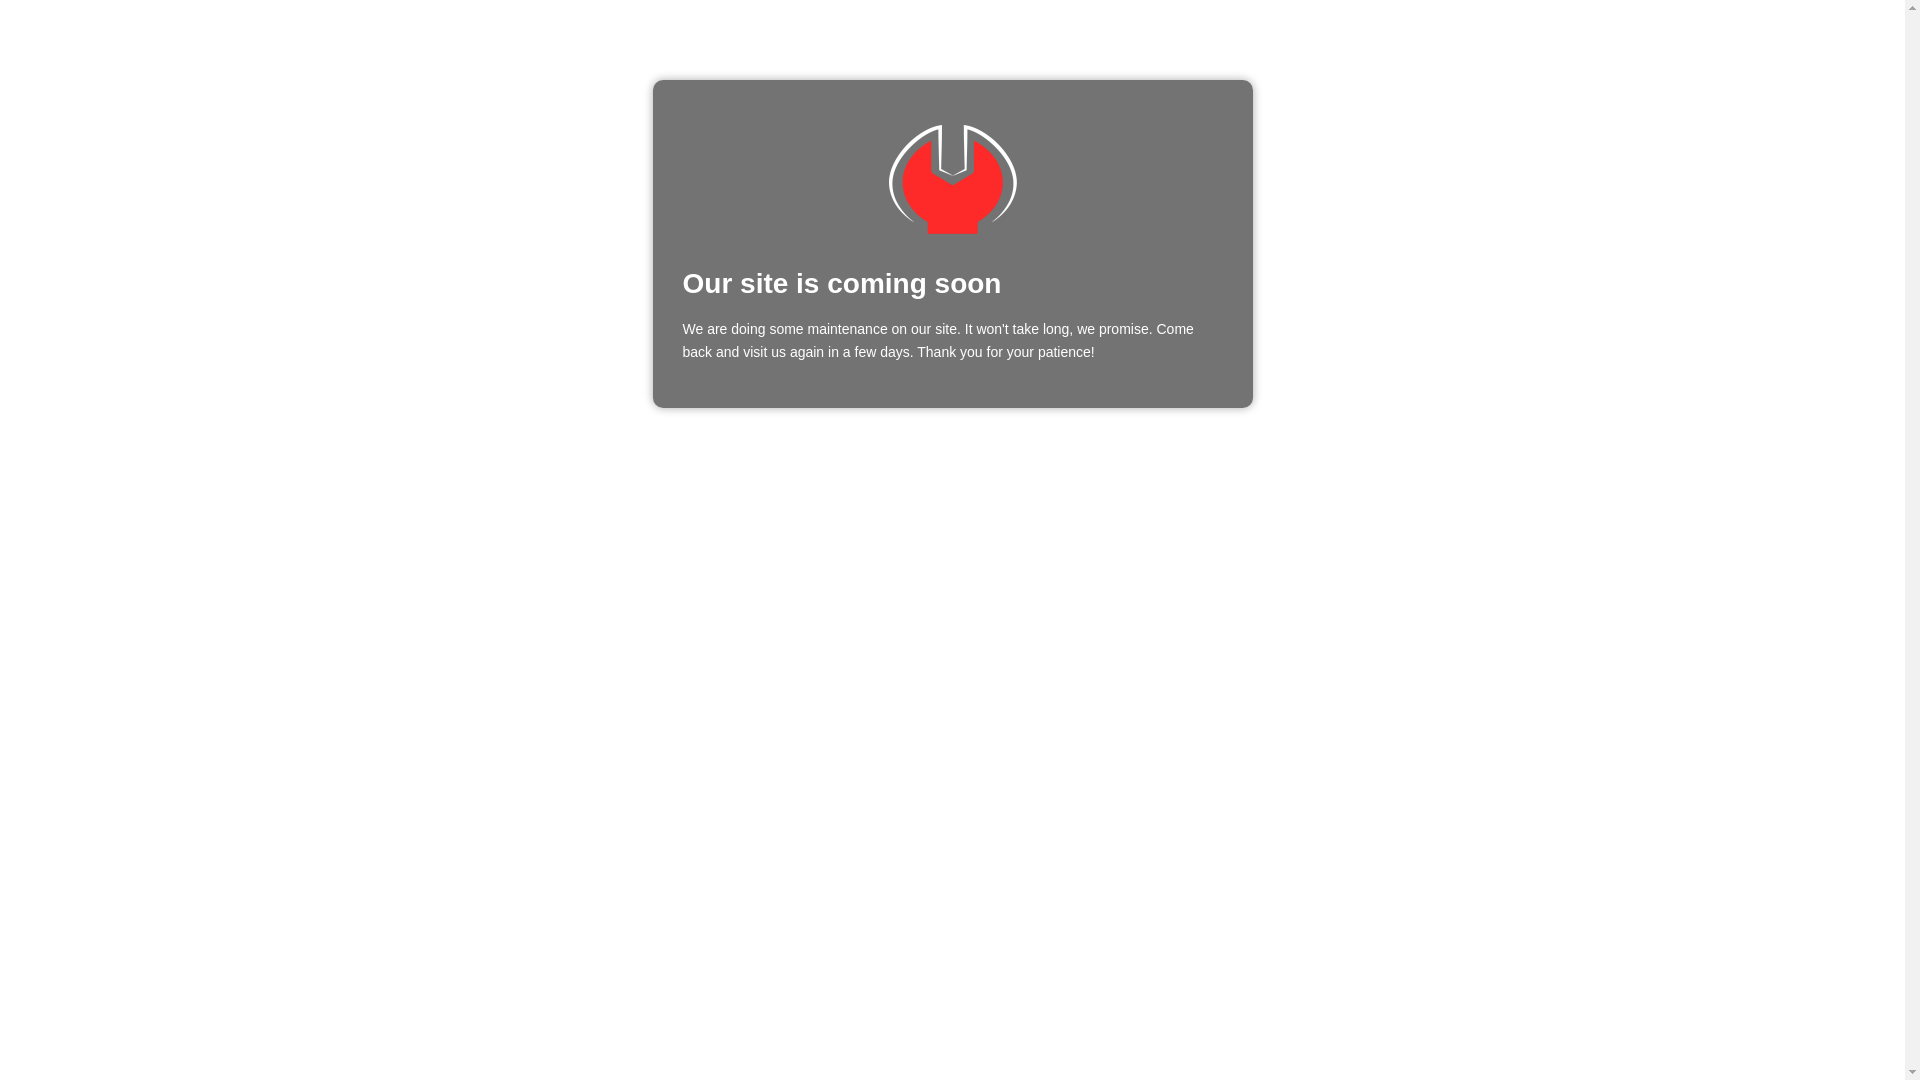  Describe the element at coordinates (950, 178) in the screenshot. I see `'cinematic'` at that location.